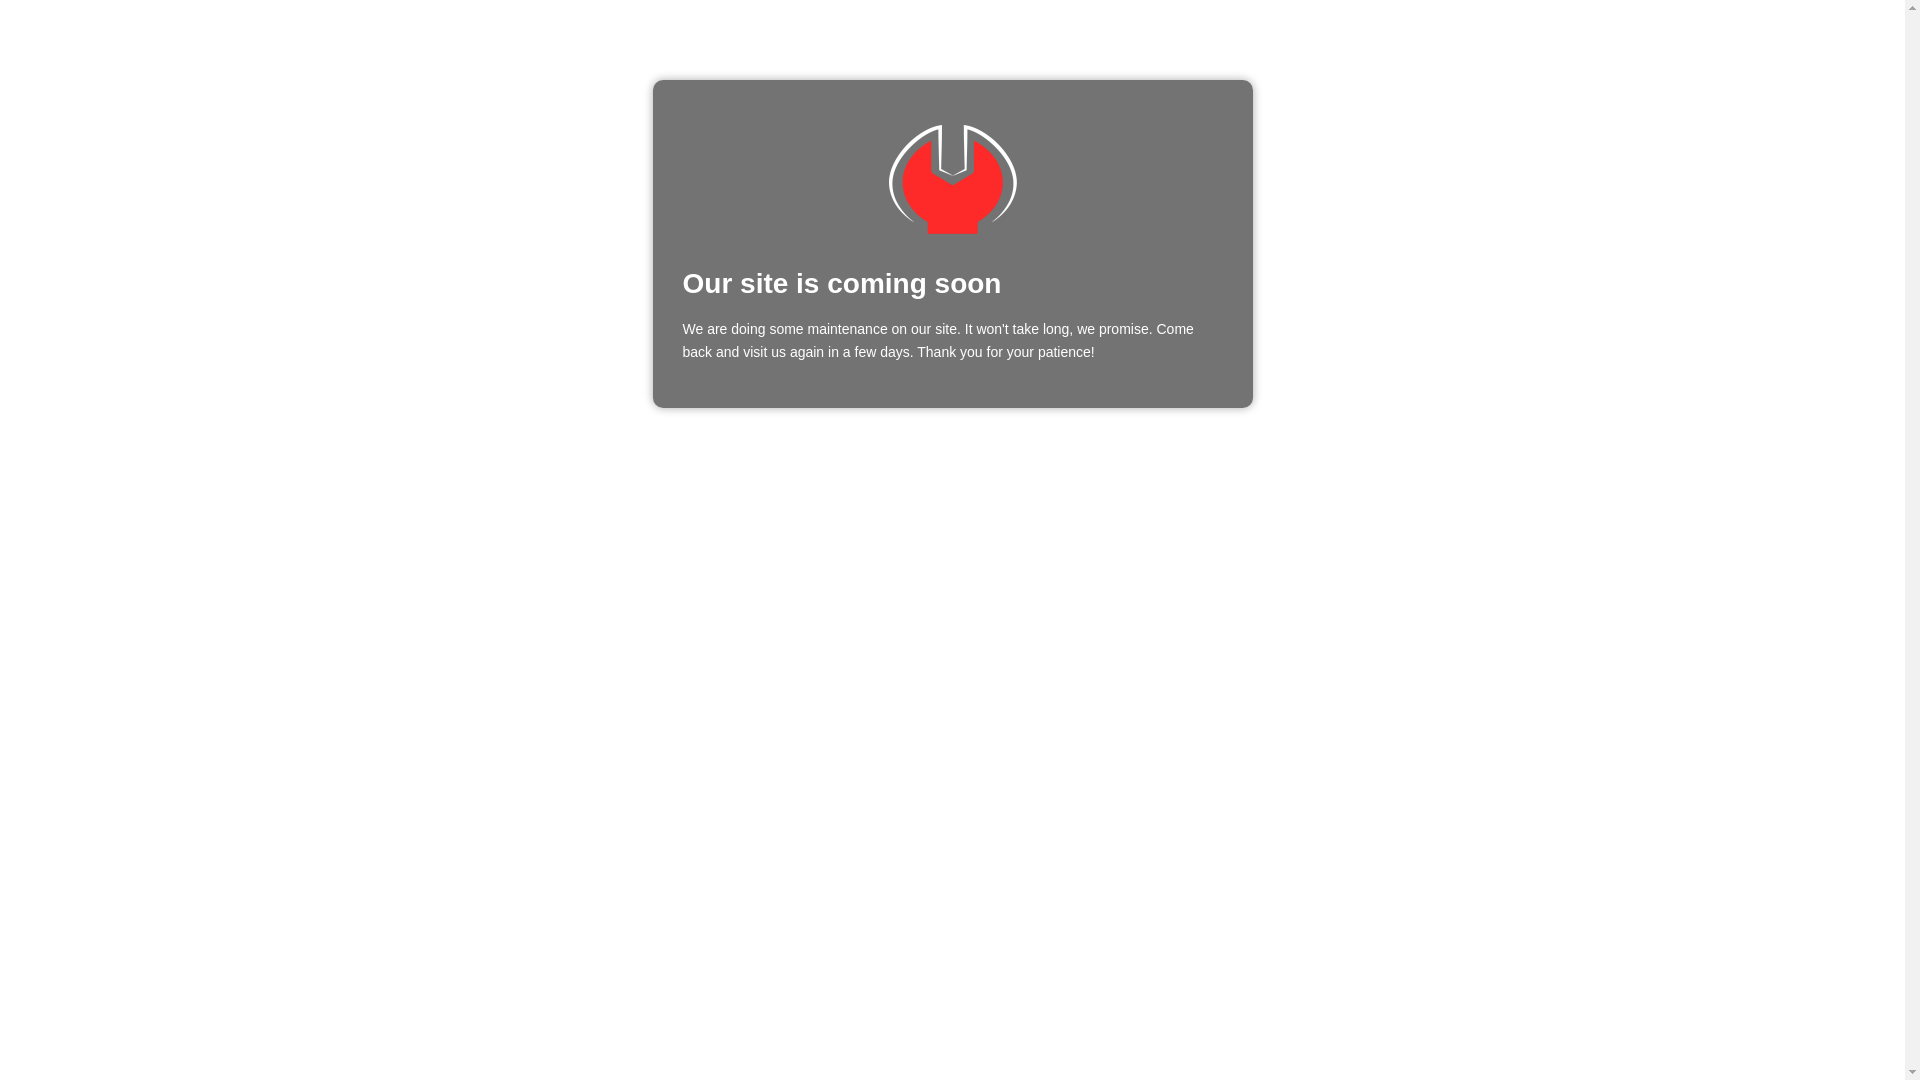  Describe the element at coordinates (950, 178) in the screenshot. I see `'cinematic'` at that location.